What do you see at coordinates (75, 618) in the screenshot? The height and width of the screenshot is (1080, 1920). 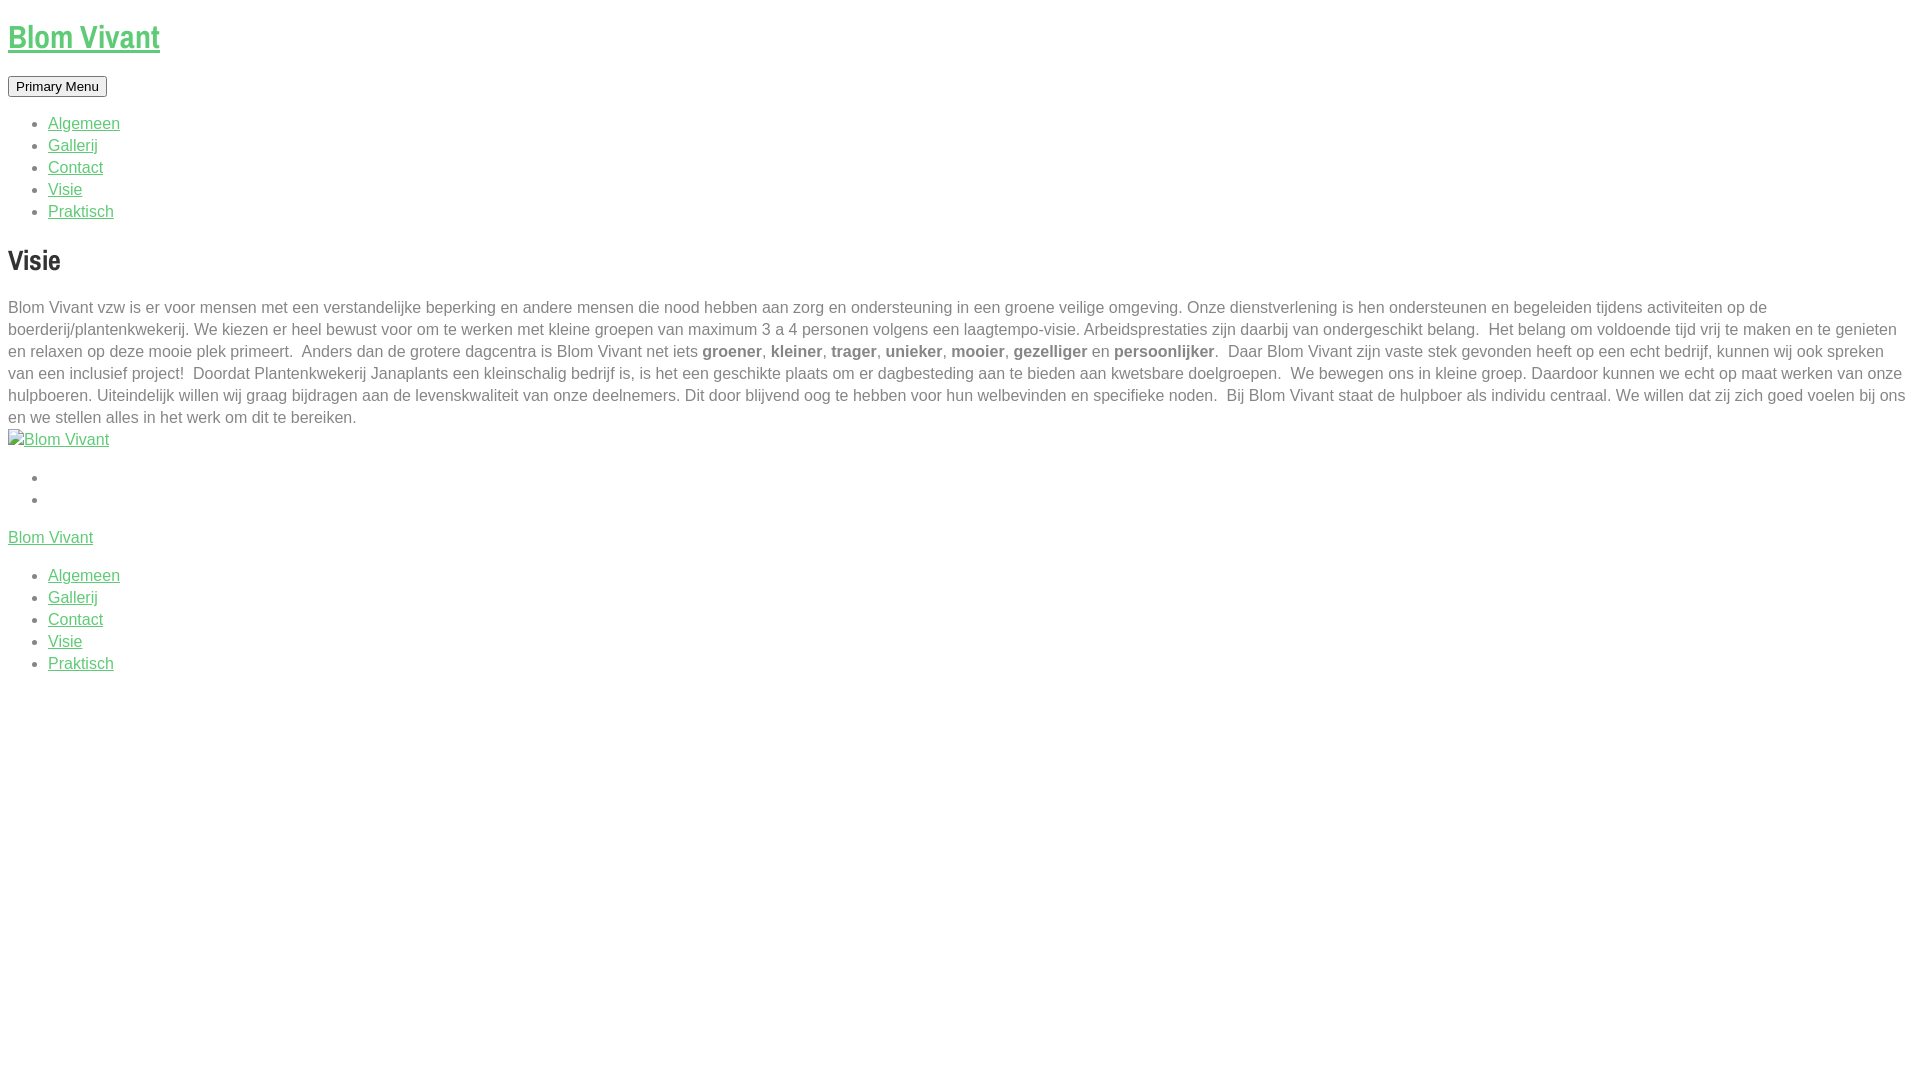 I see `'Contact'` at bounding box center [75, 618].